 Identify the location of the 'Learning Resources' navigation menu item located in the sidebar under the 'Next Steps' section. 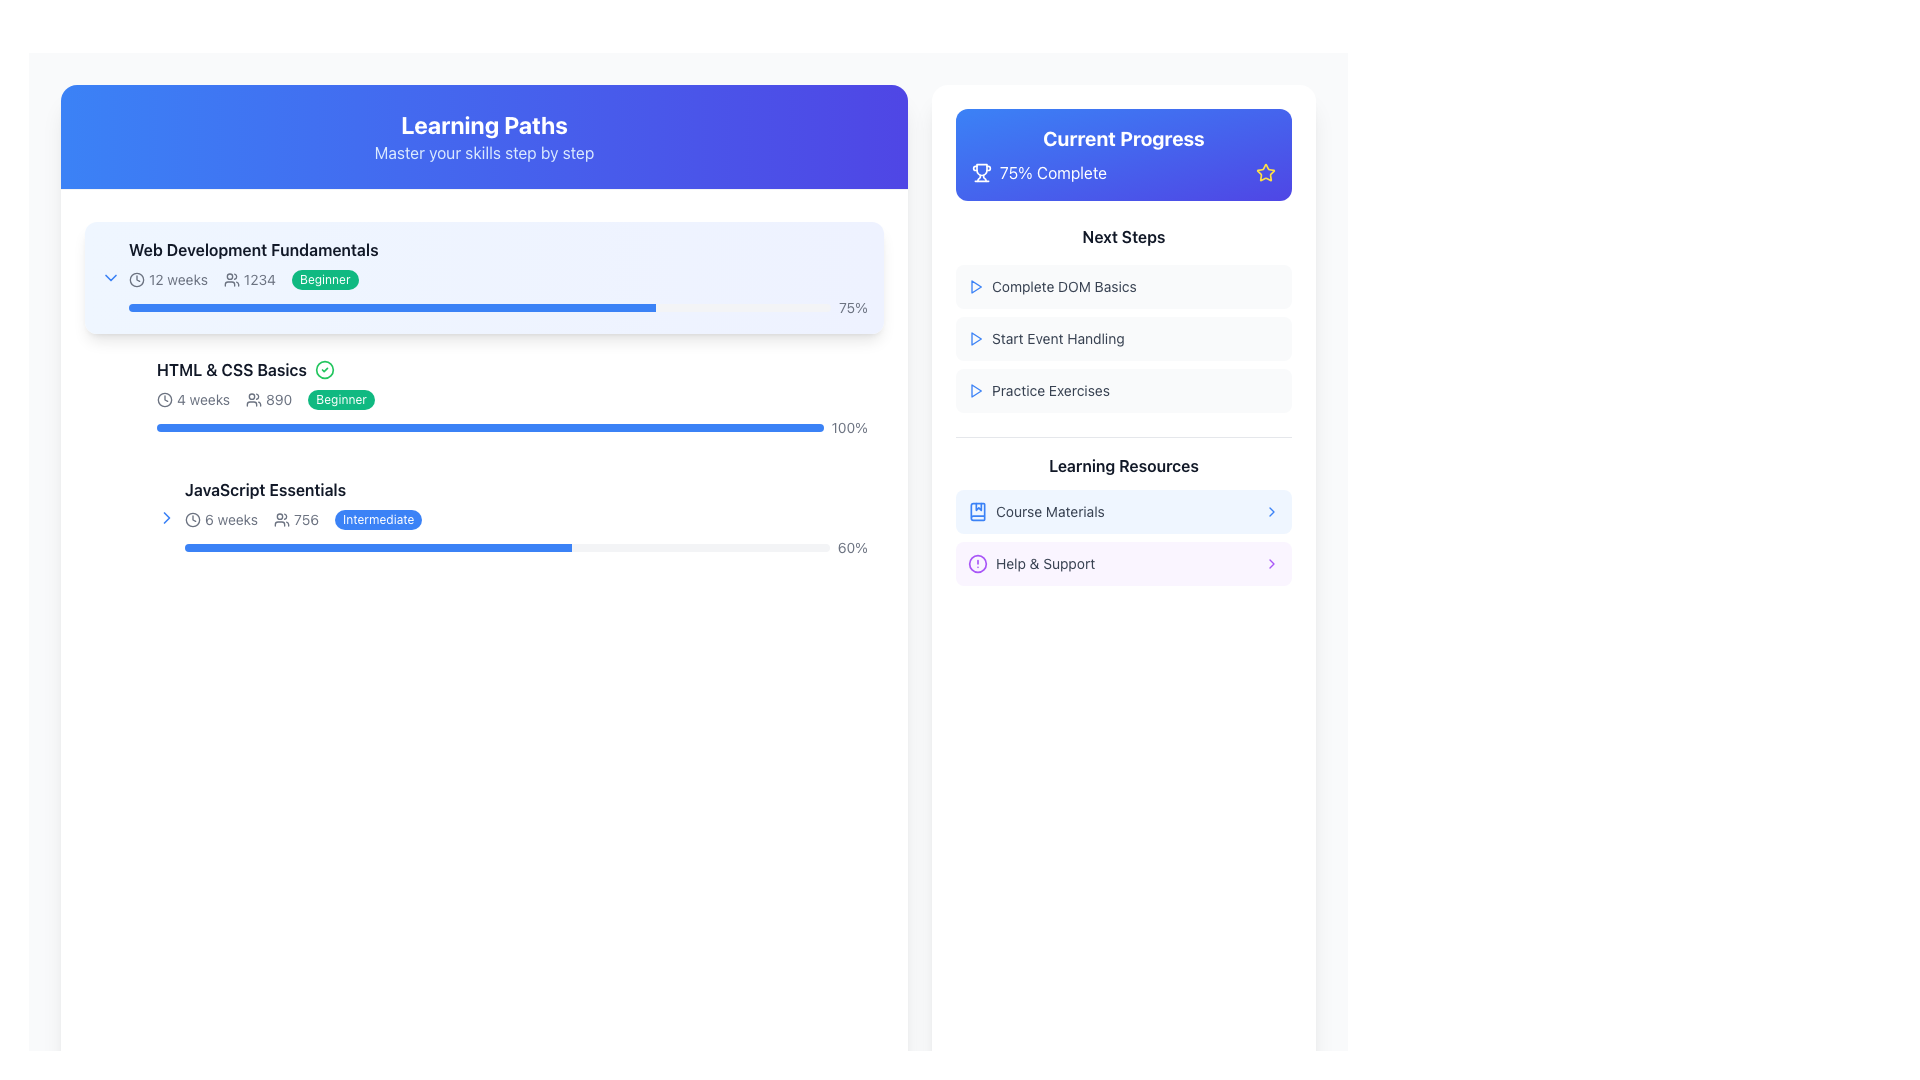
(1123, 509).